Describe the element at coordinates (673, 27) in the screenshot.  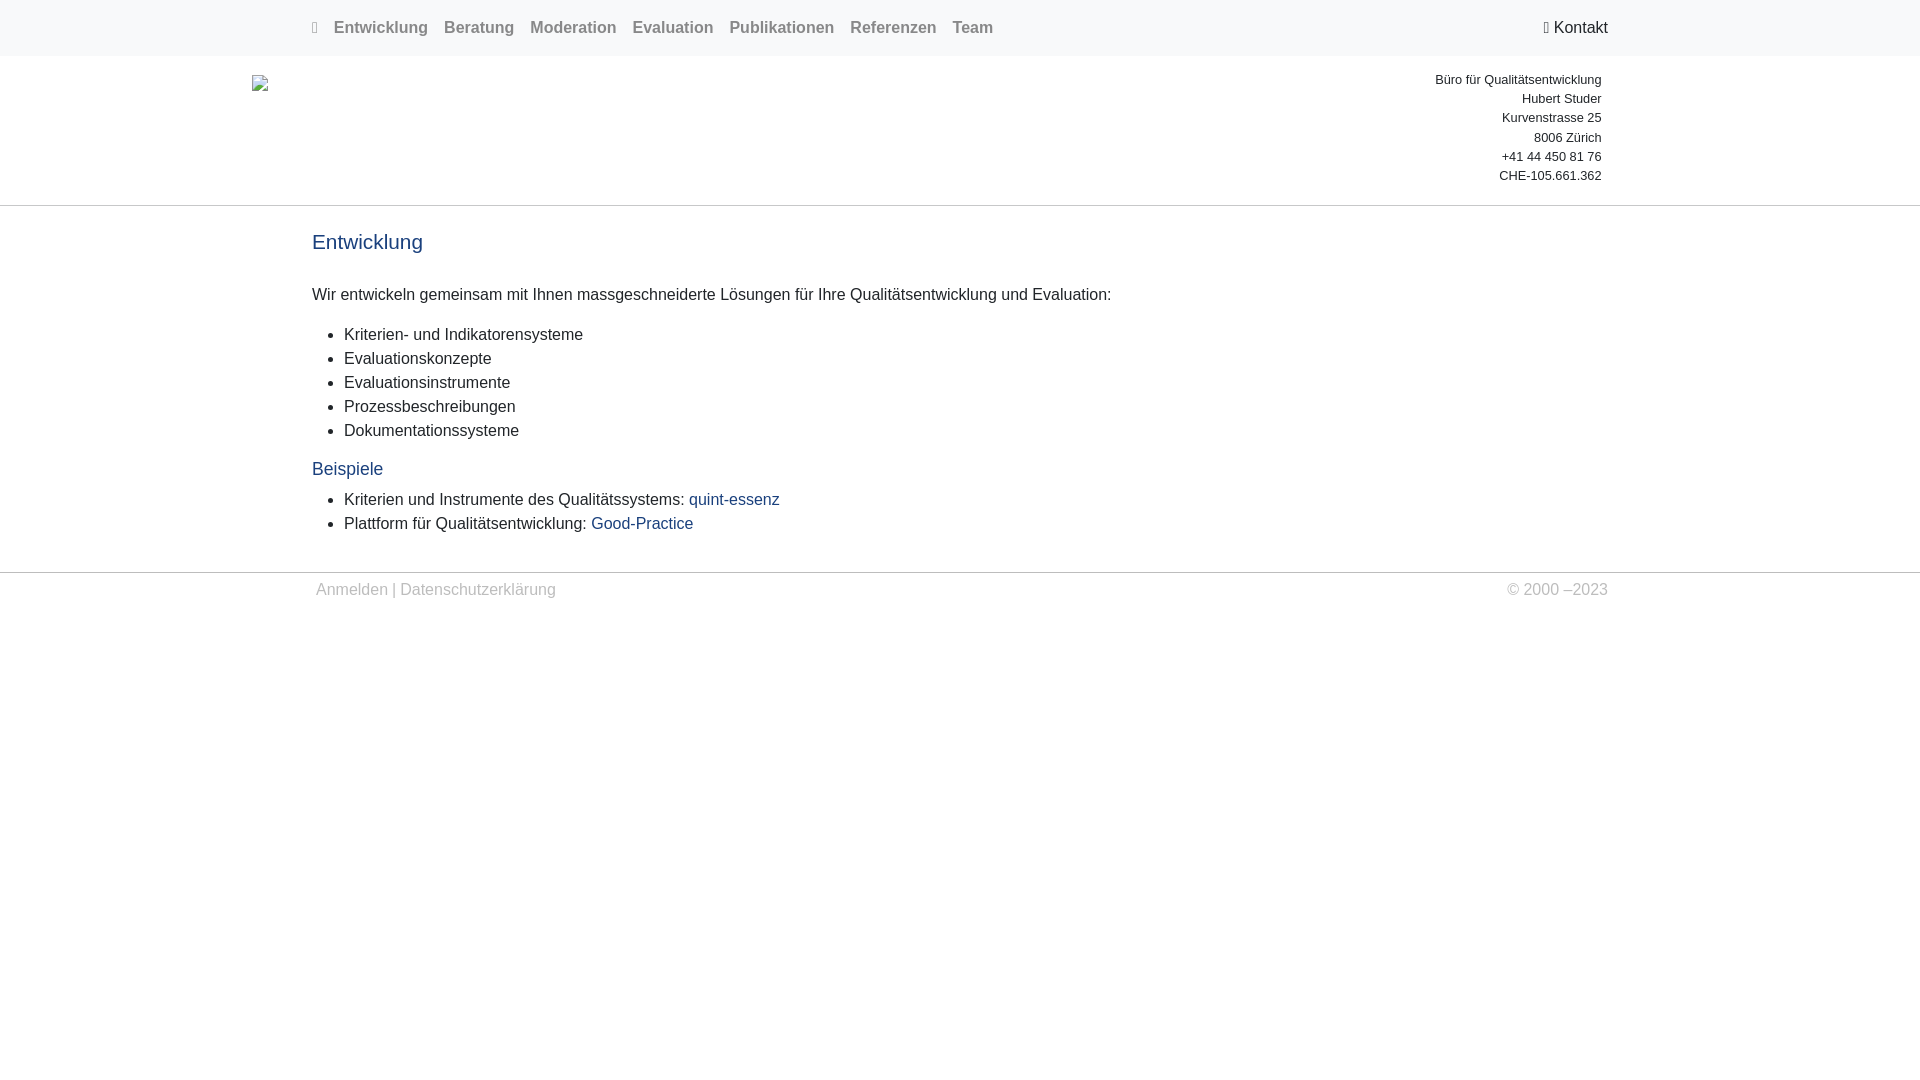
I see `'Evaluation'` at that location.